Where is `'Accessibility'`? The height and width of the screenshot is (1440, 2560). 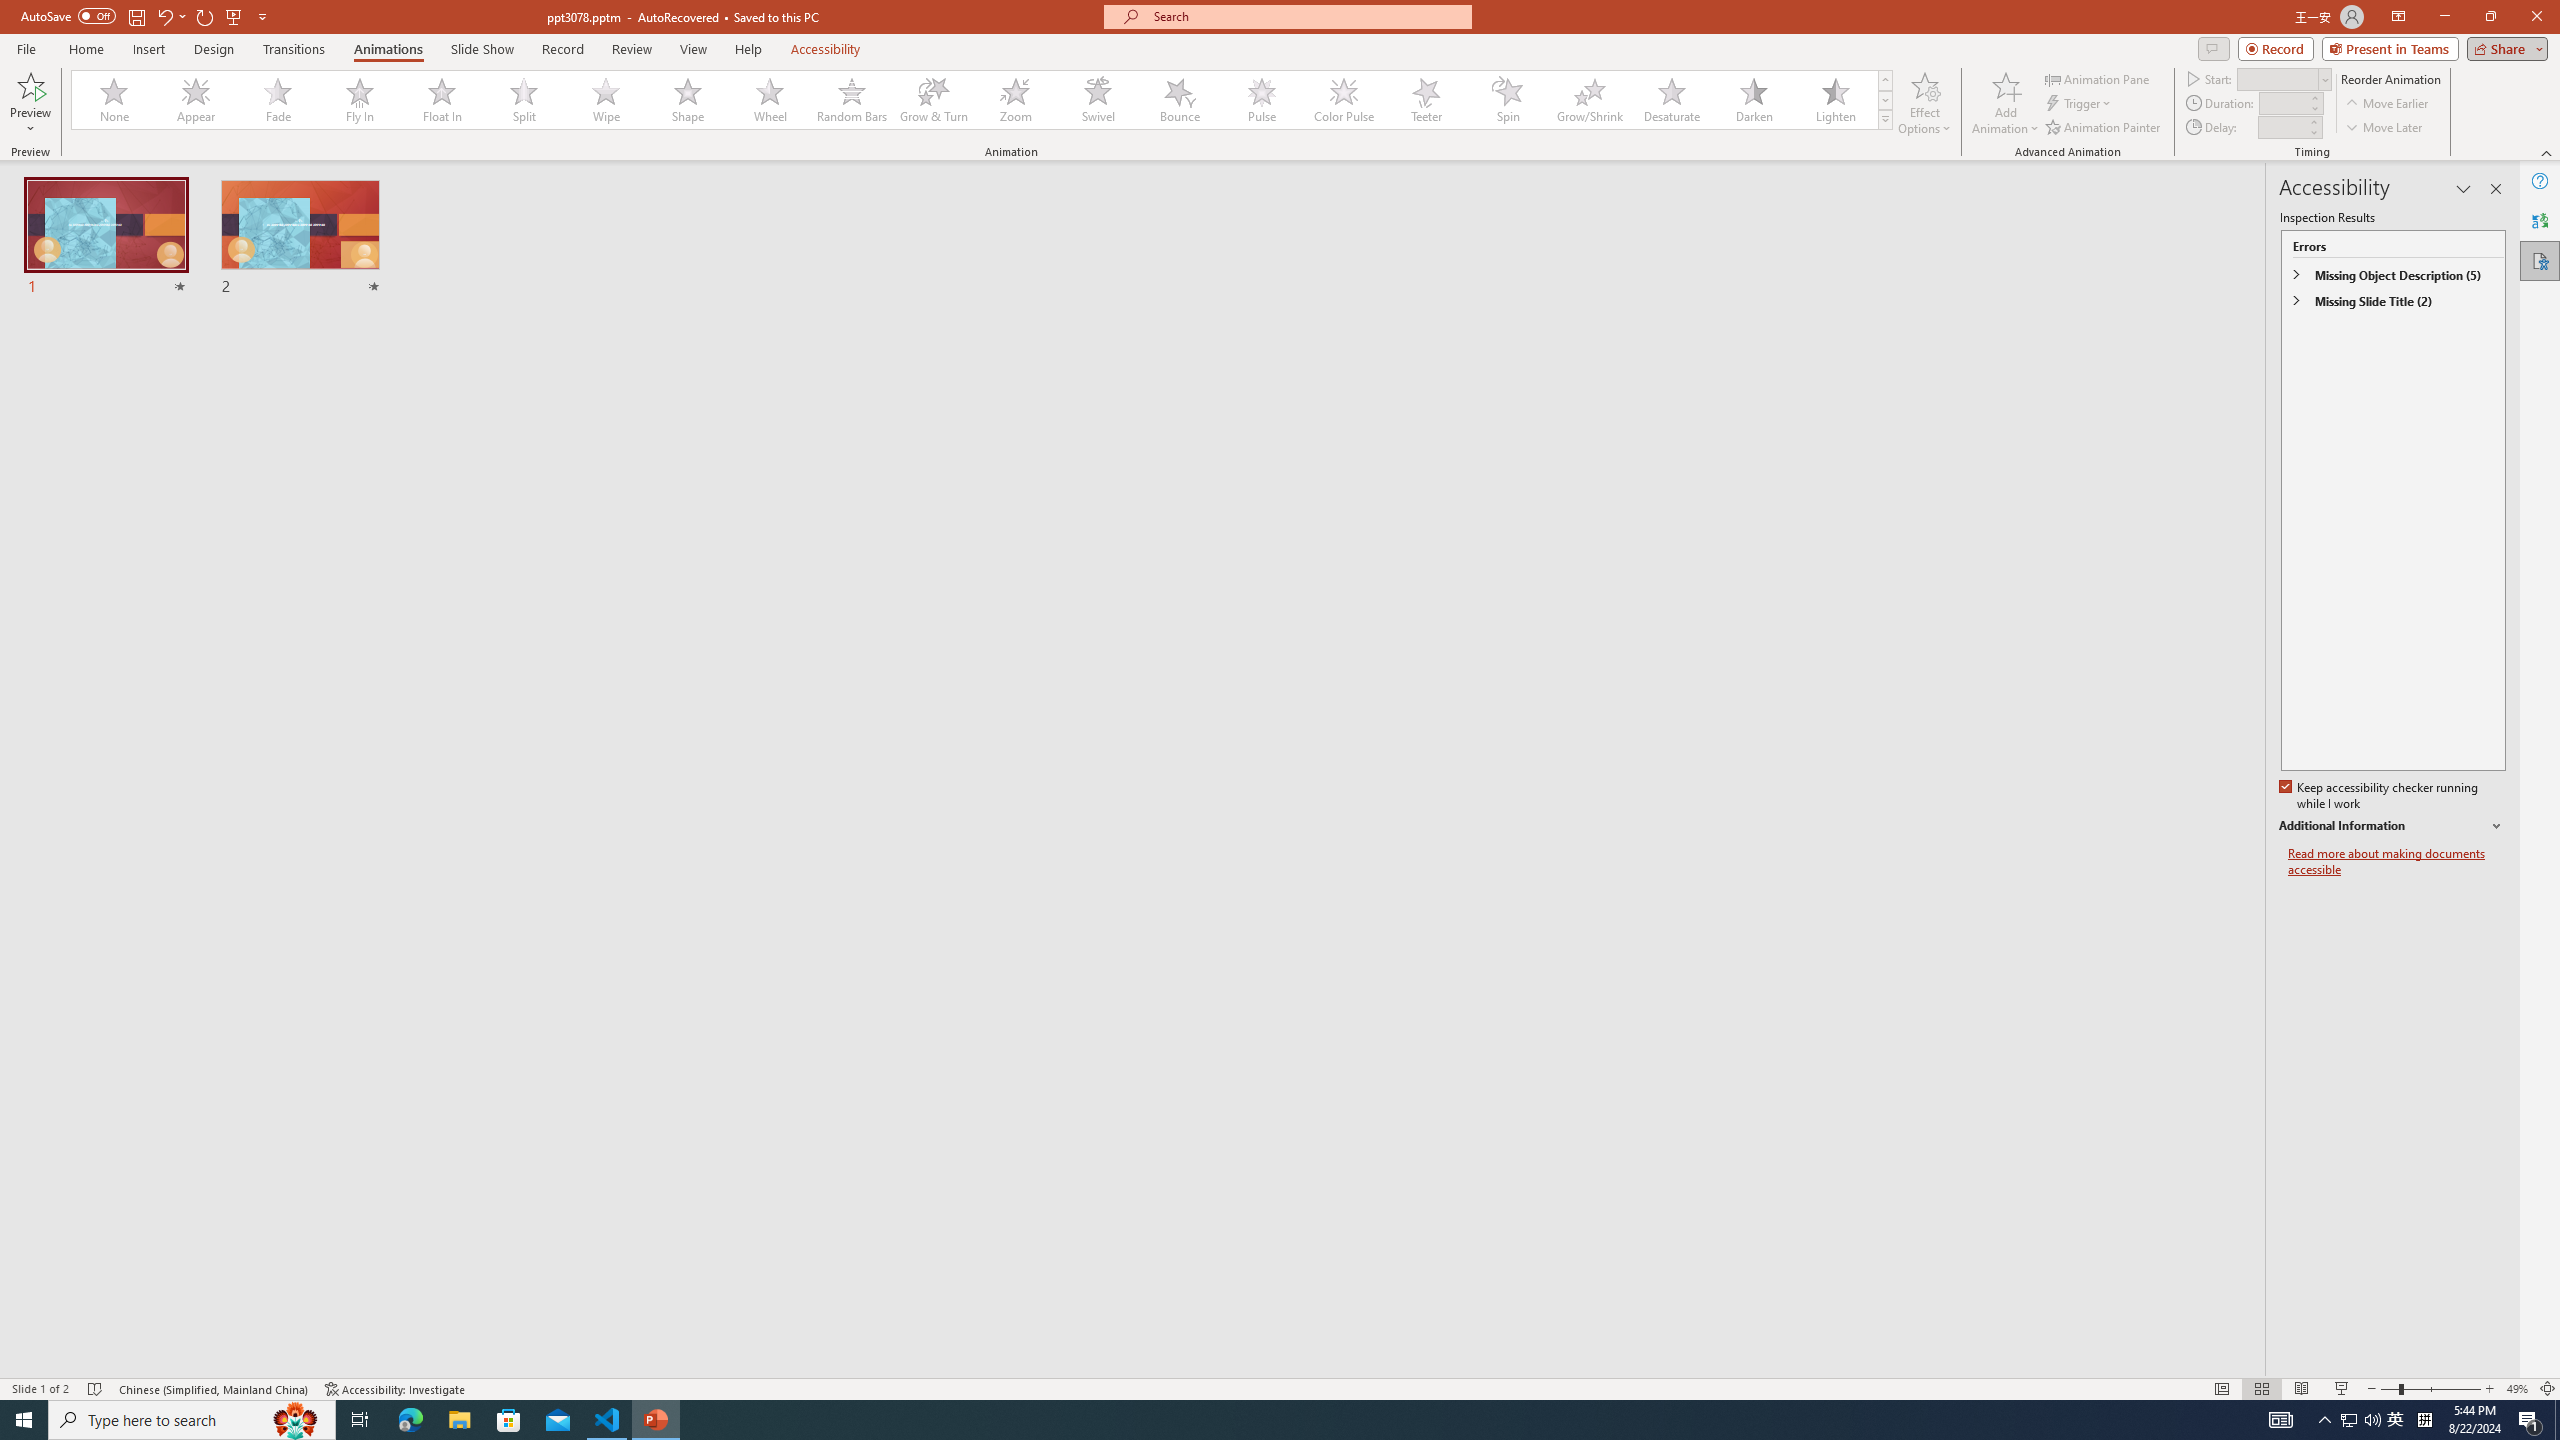 'Accessibility' is located at coordinates (2539, 260).